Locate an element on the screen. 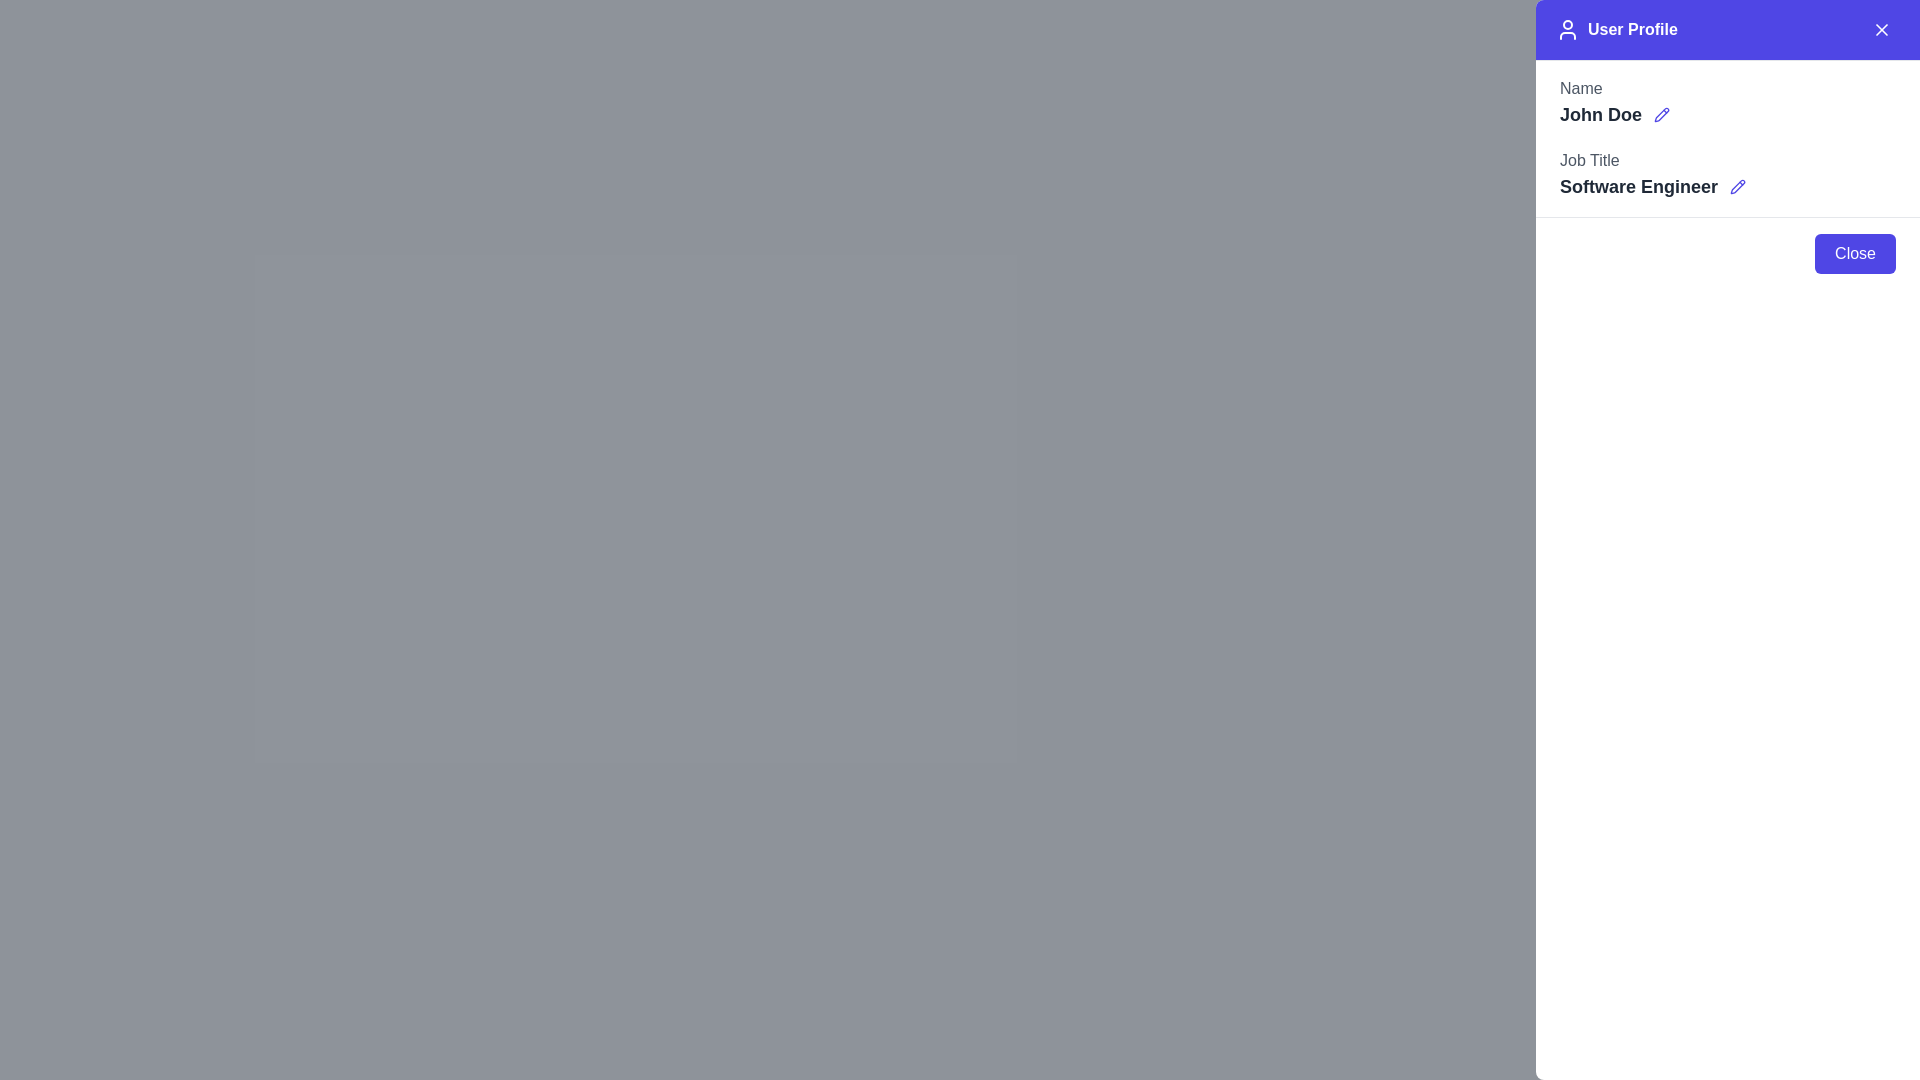  the text label indicating the user profile section located at the top-left corner of the interface, part of the navigation bar with a blue background is located at coordinates (1616, 30).